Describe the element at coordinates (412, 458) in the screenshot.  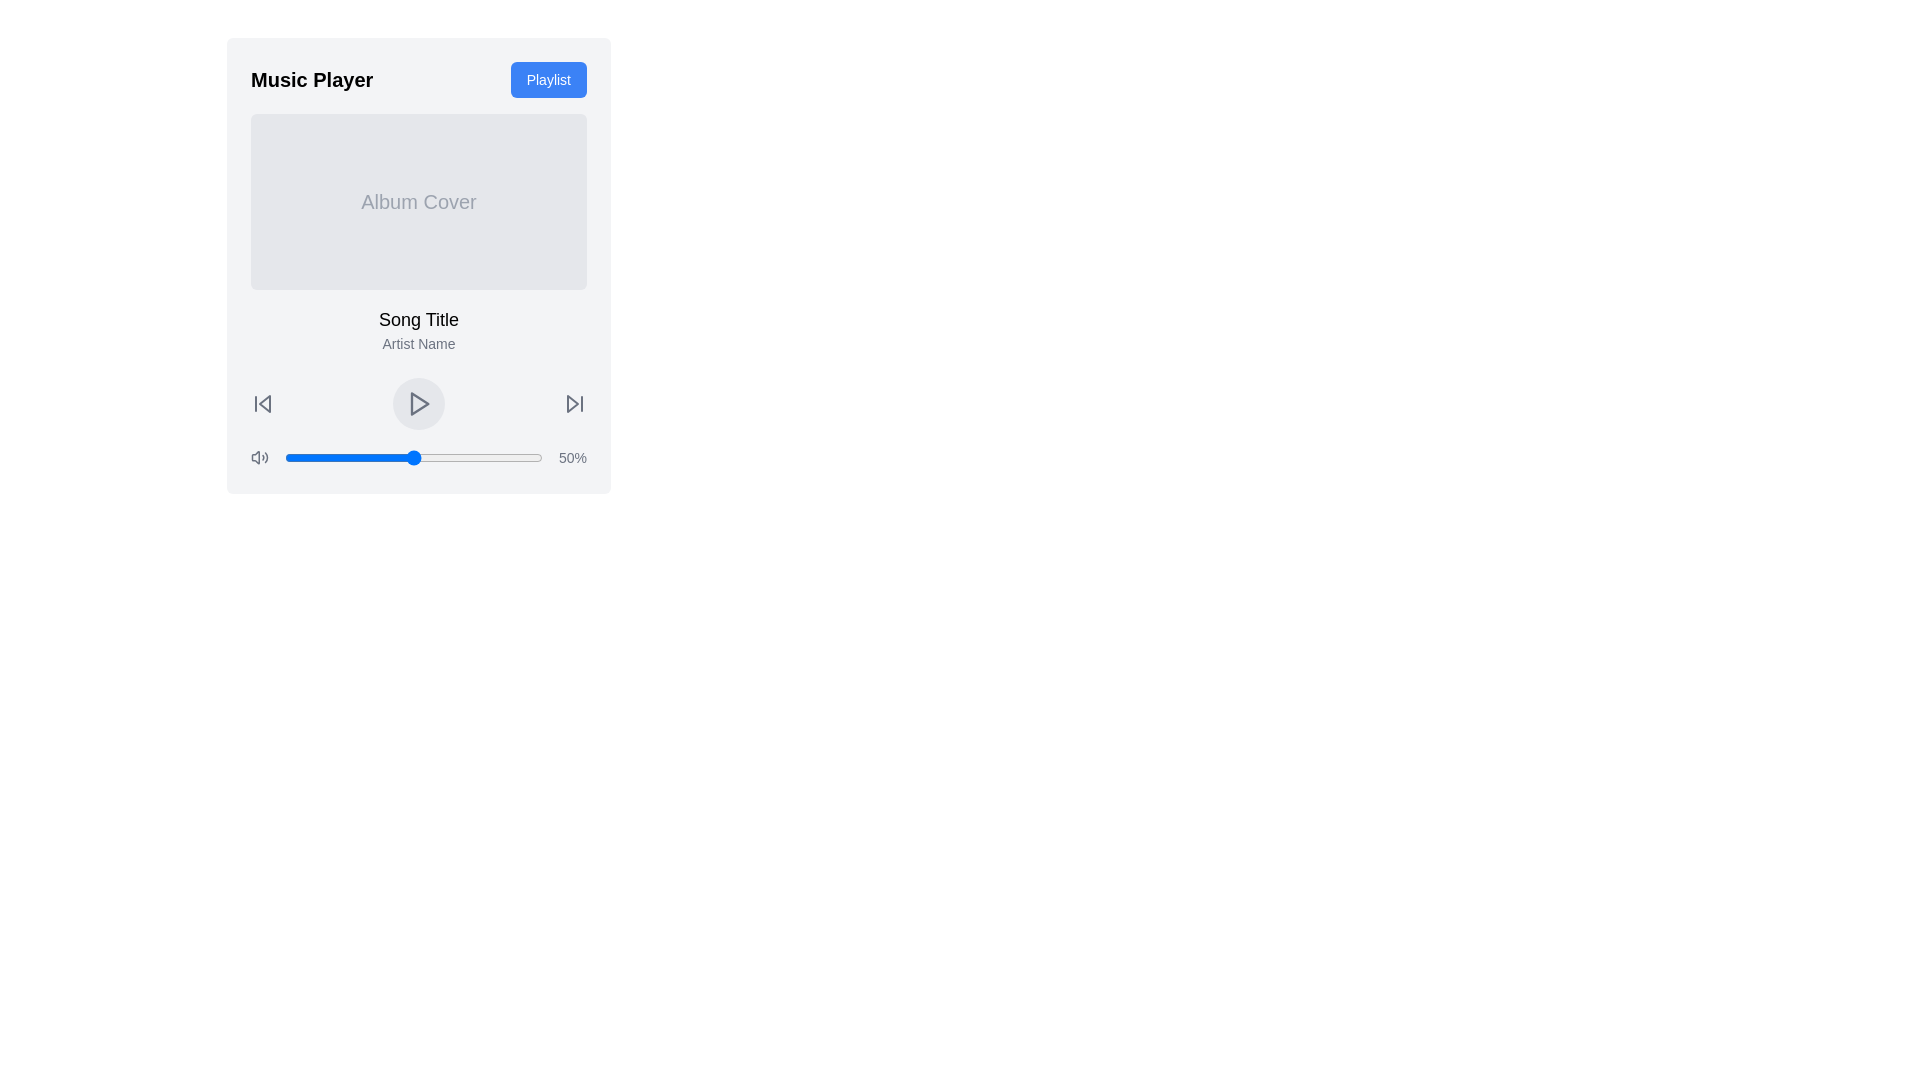
I see `the volume` at that location.